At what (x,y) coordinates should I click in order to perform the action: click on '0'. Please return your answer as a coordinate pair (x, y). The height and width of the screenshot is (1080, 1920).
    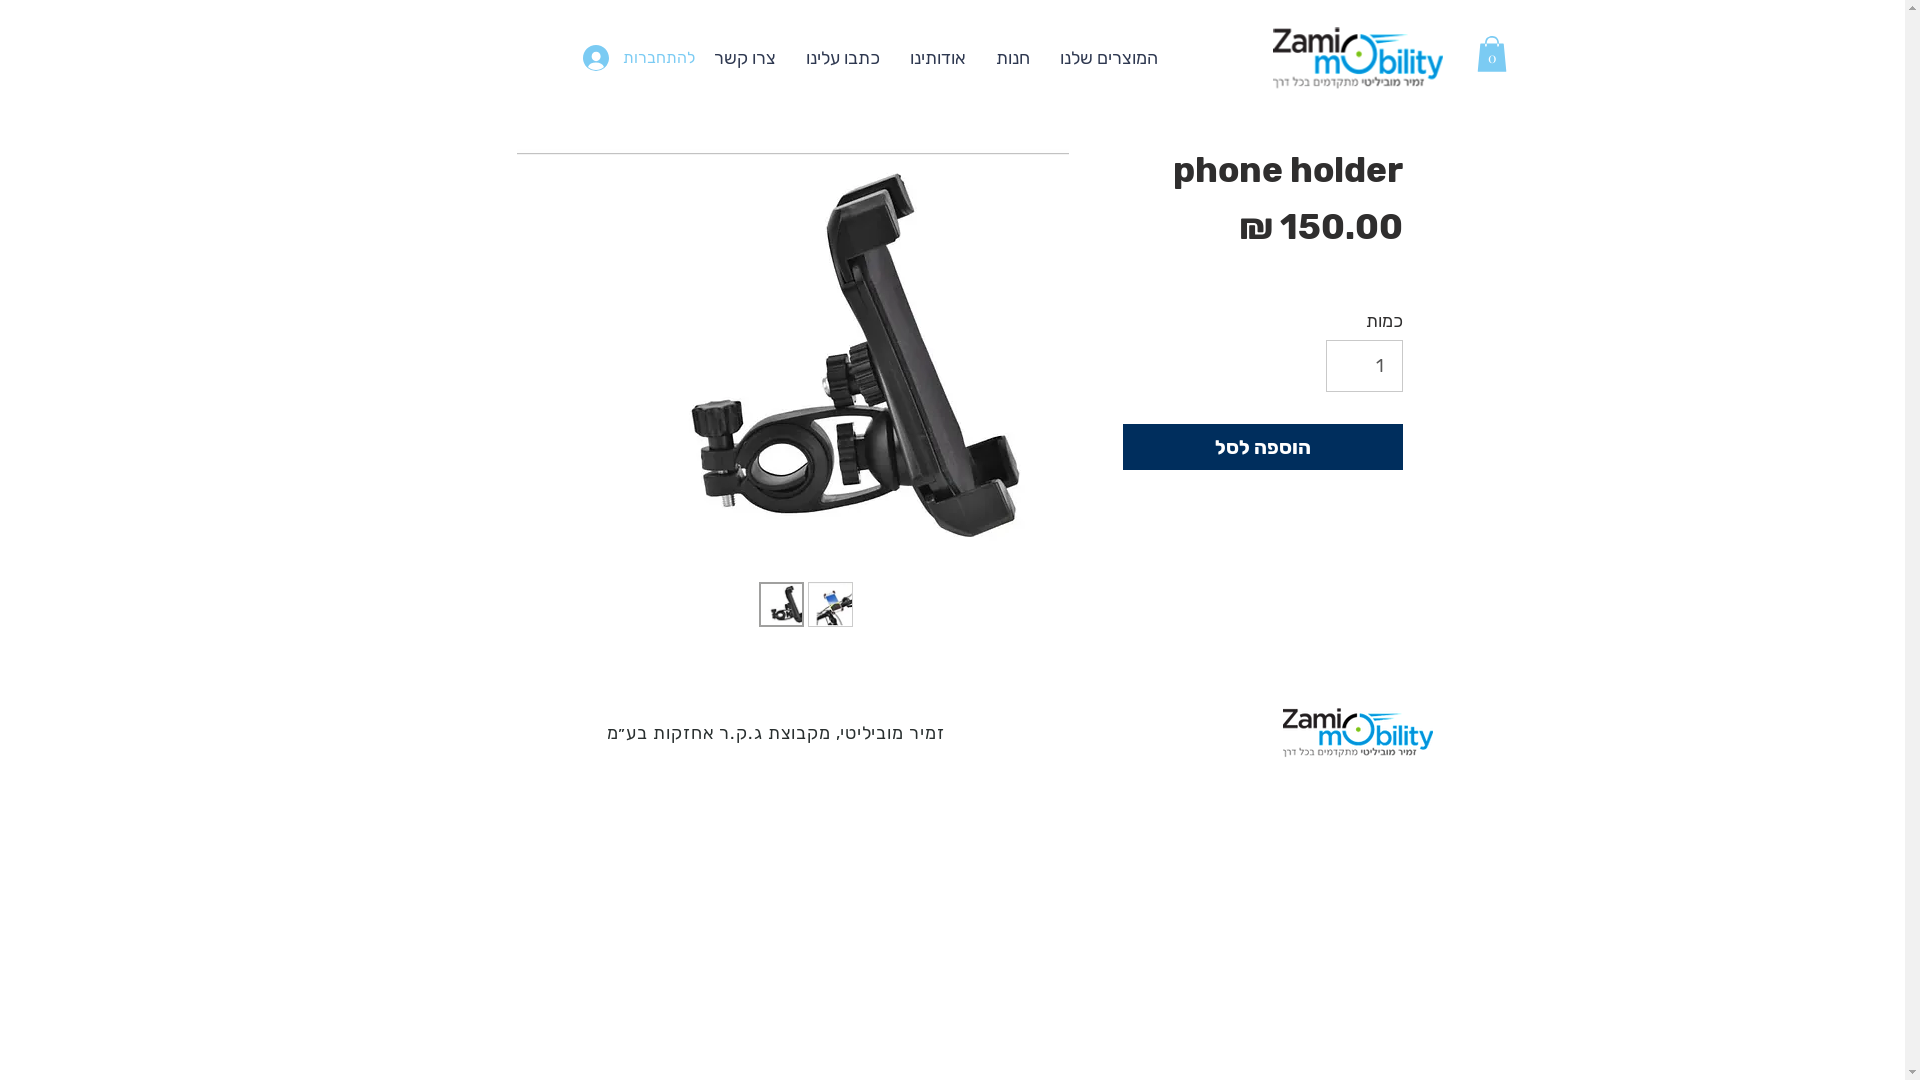
    Looking at the image, I should click on (1476, 53).